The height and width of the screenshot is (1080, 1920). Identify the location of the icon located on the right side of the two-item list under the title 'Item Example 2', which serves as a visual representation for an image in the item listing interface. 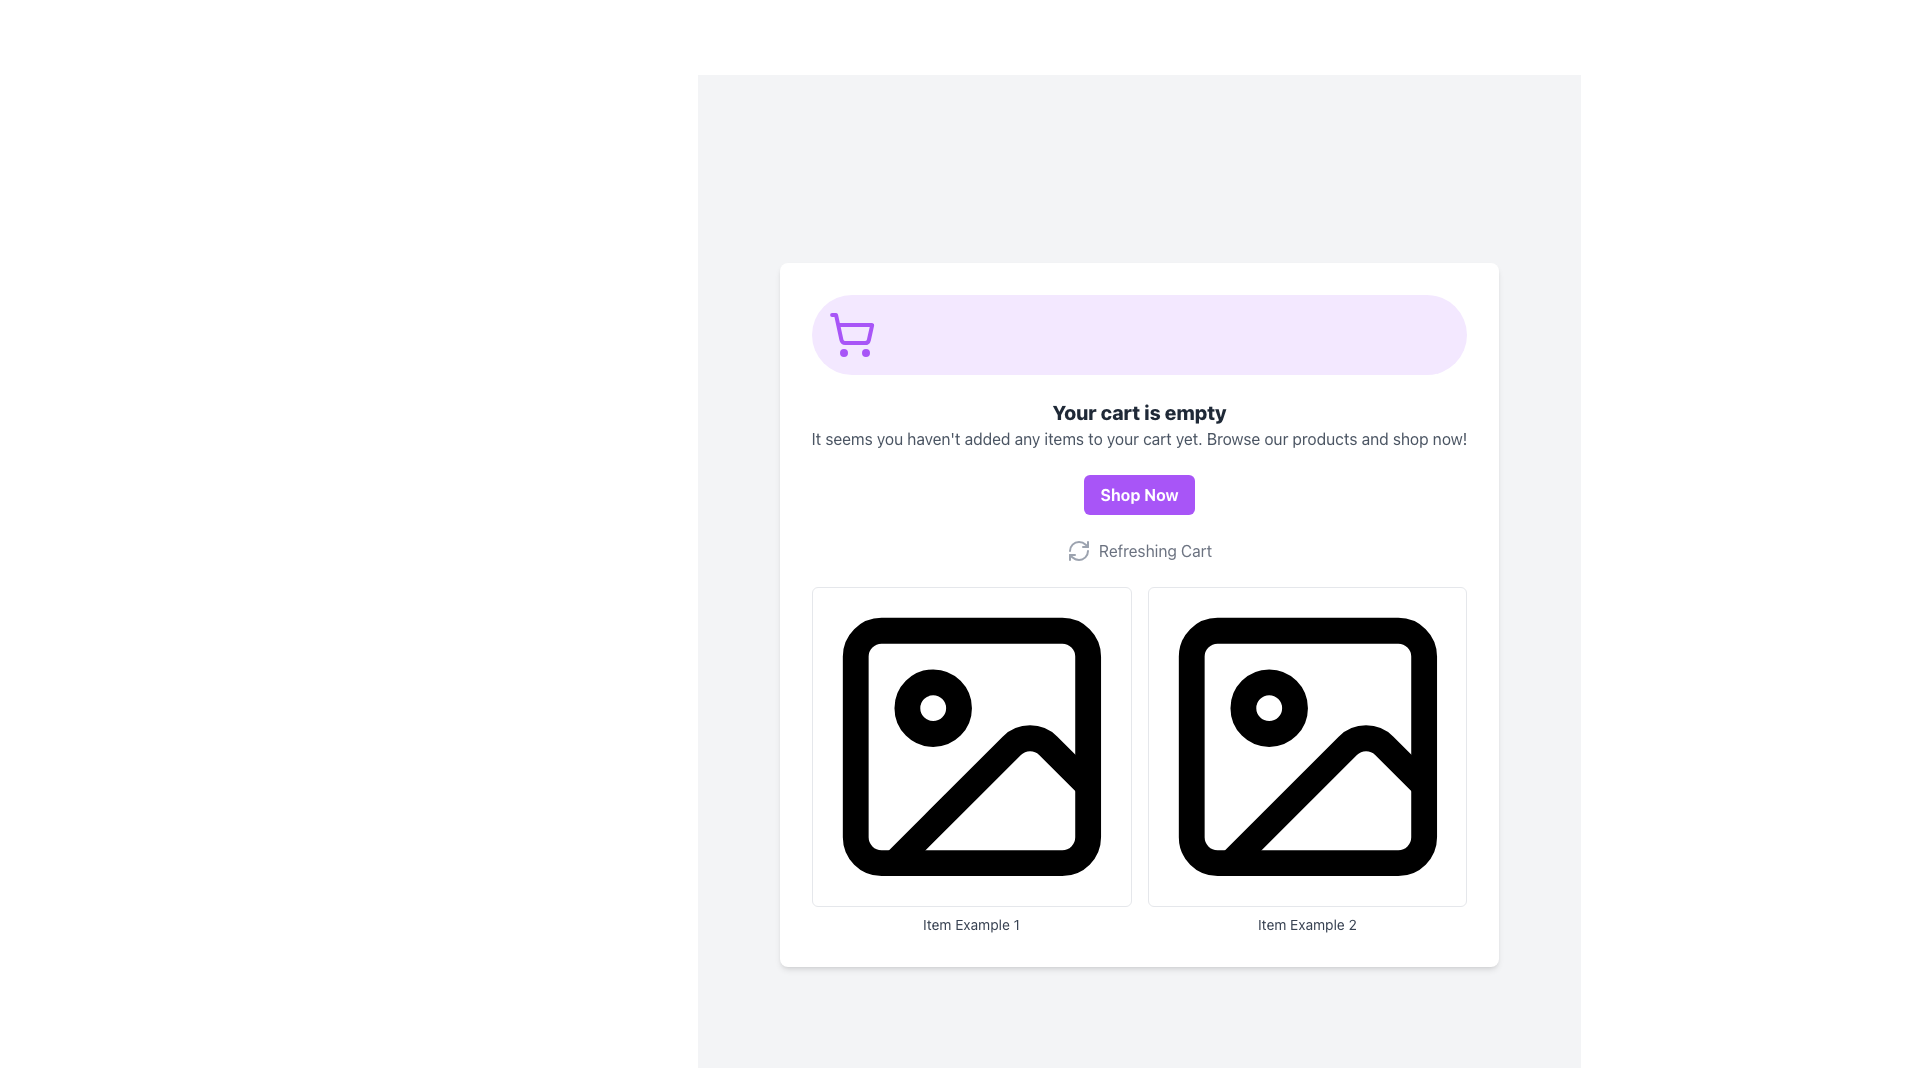
(1307, 747).